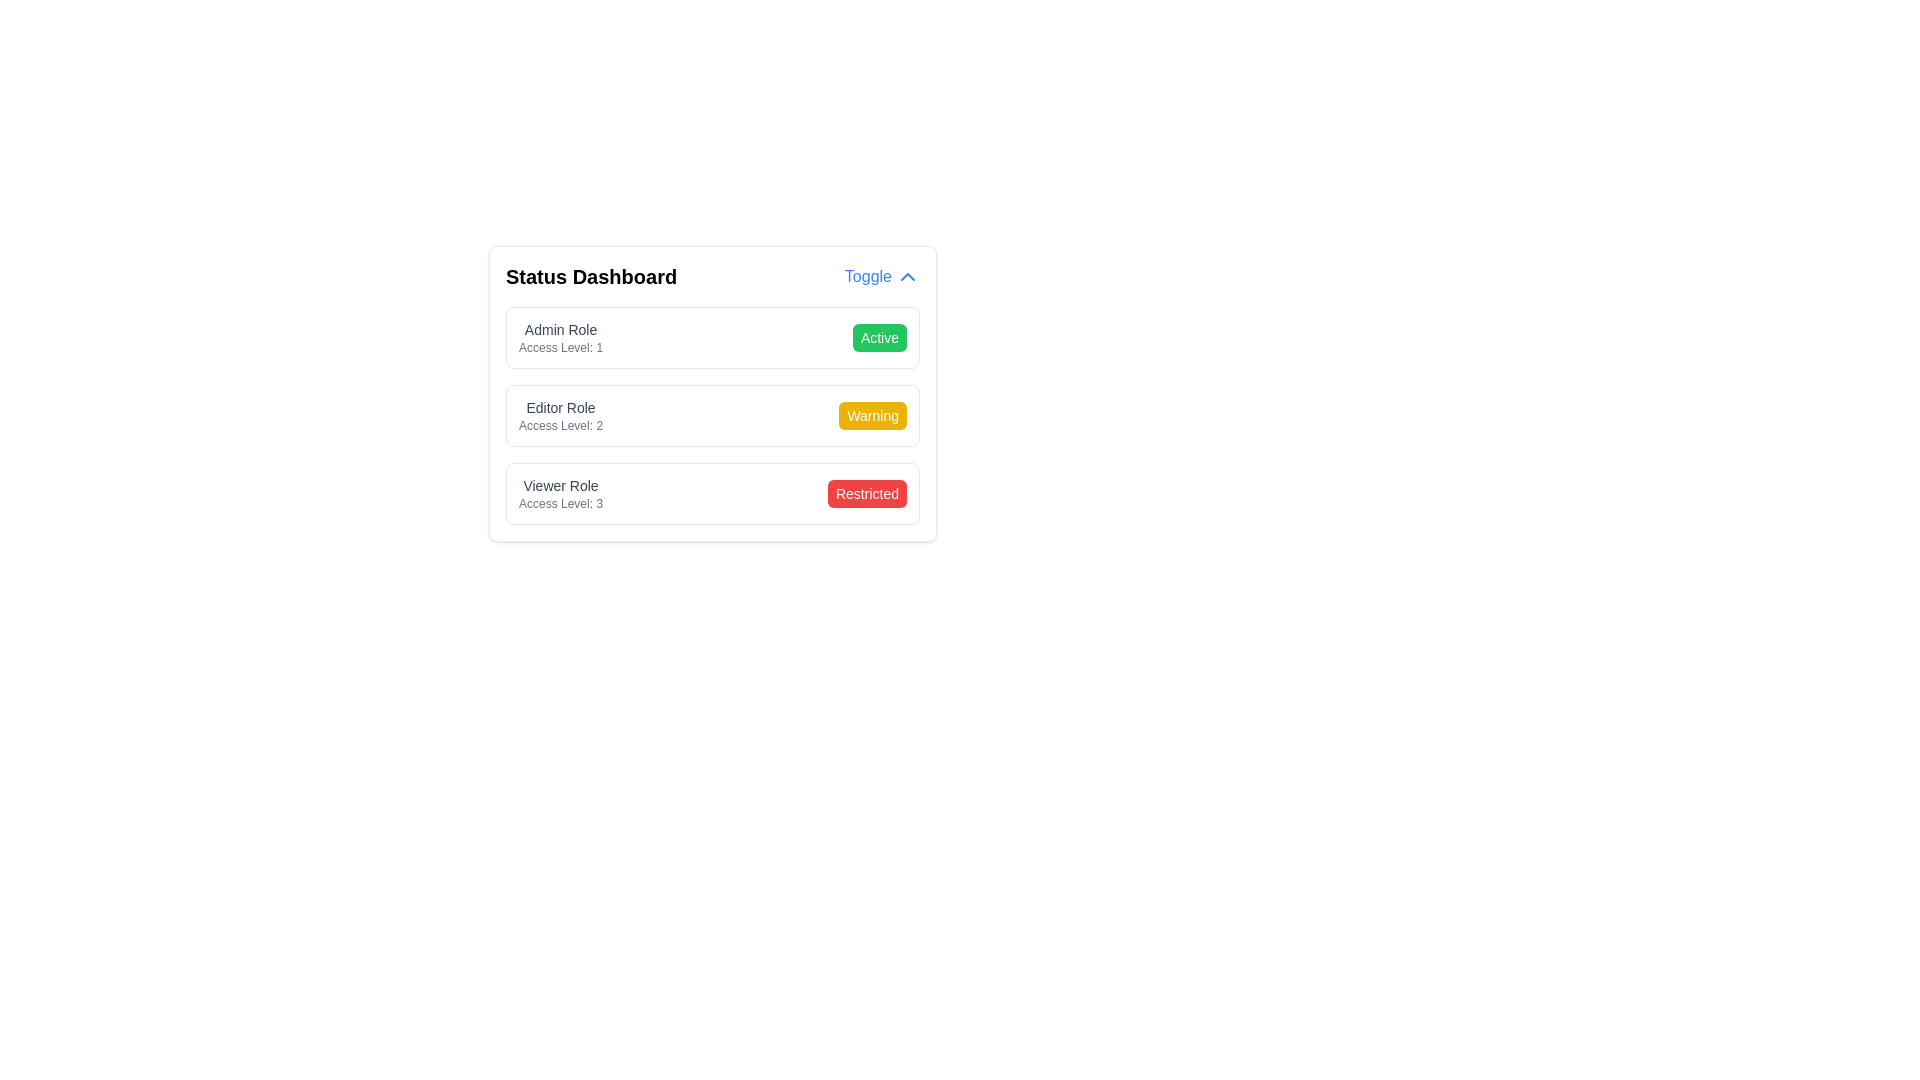 This screenshot has height=1080, width=1920. I want to click on the Status indicator tag displaying 'Active', which is a rectangular button-like widget with a green background located on the right side of the 'Admin Role' and 'Access Level: 1' text, so click(879, 337).